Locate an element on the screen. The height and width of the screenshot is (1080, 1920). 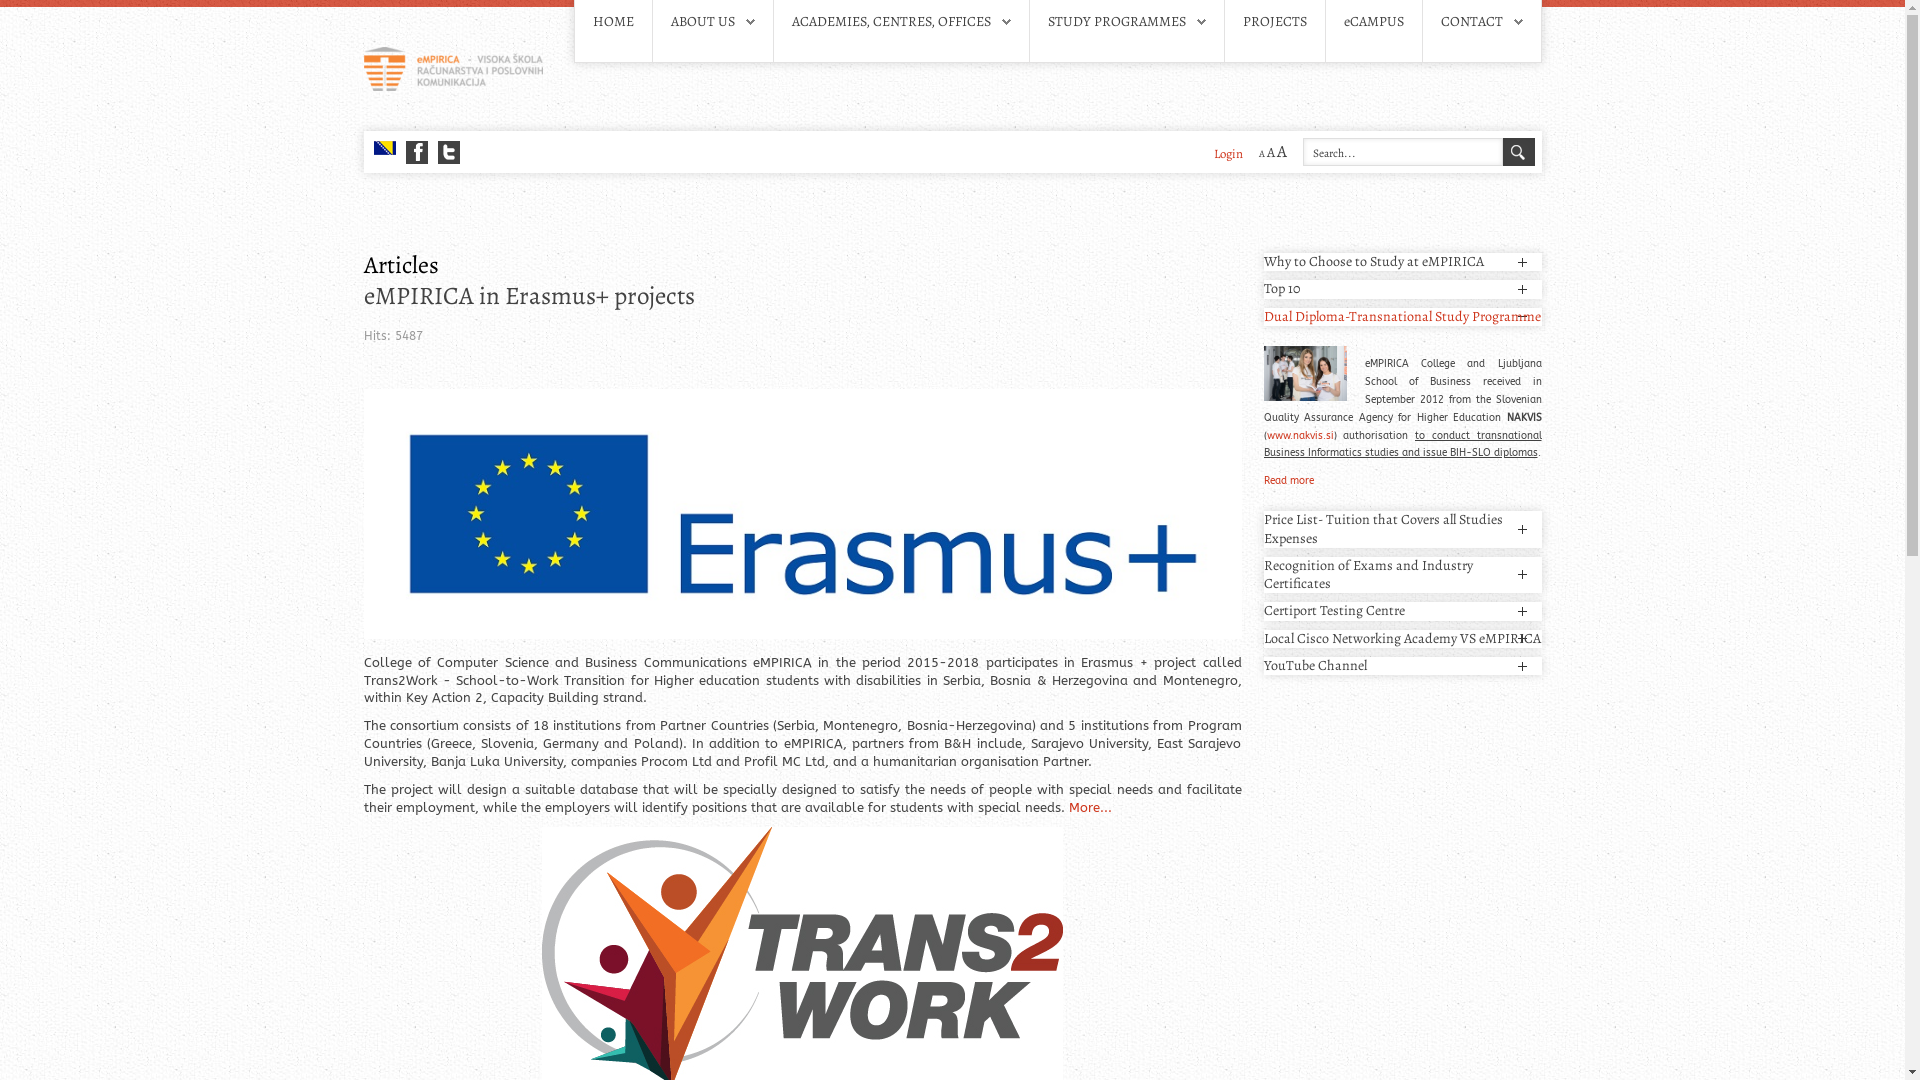
'www.nakvis.si' is located at coordinates (1299, 434).